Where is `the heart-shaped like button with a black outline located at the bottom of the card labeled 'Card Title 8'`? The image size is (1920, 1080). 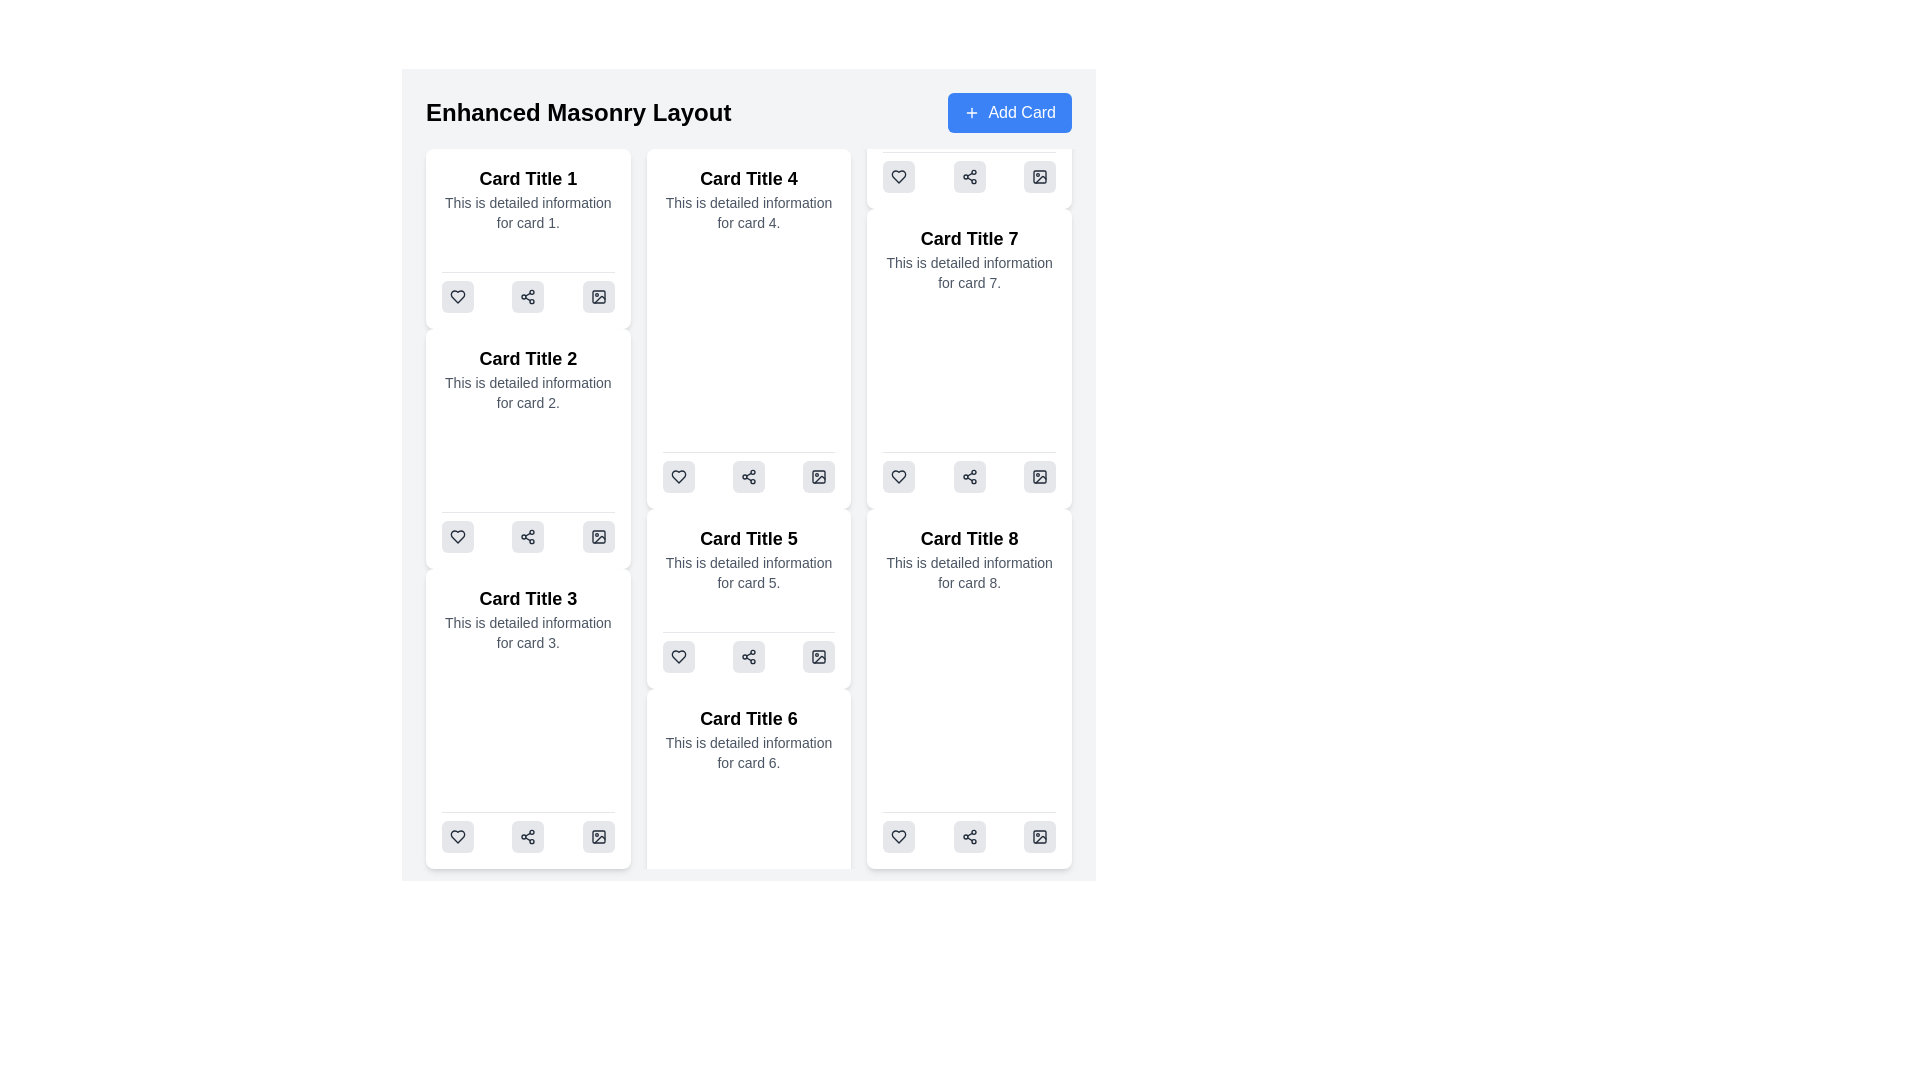 the heart-shaped like button with a black outline located at the bottom of the card labeled 'Card Title 8' is located at coordinates (898, 477).